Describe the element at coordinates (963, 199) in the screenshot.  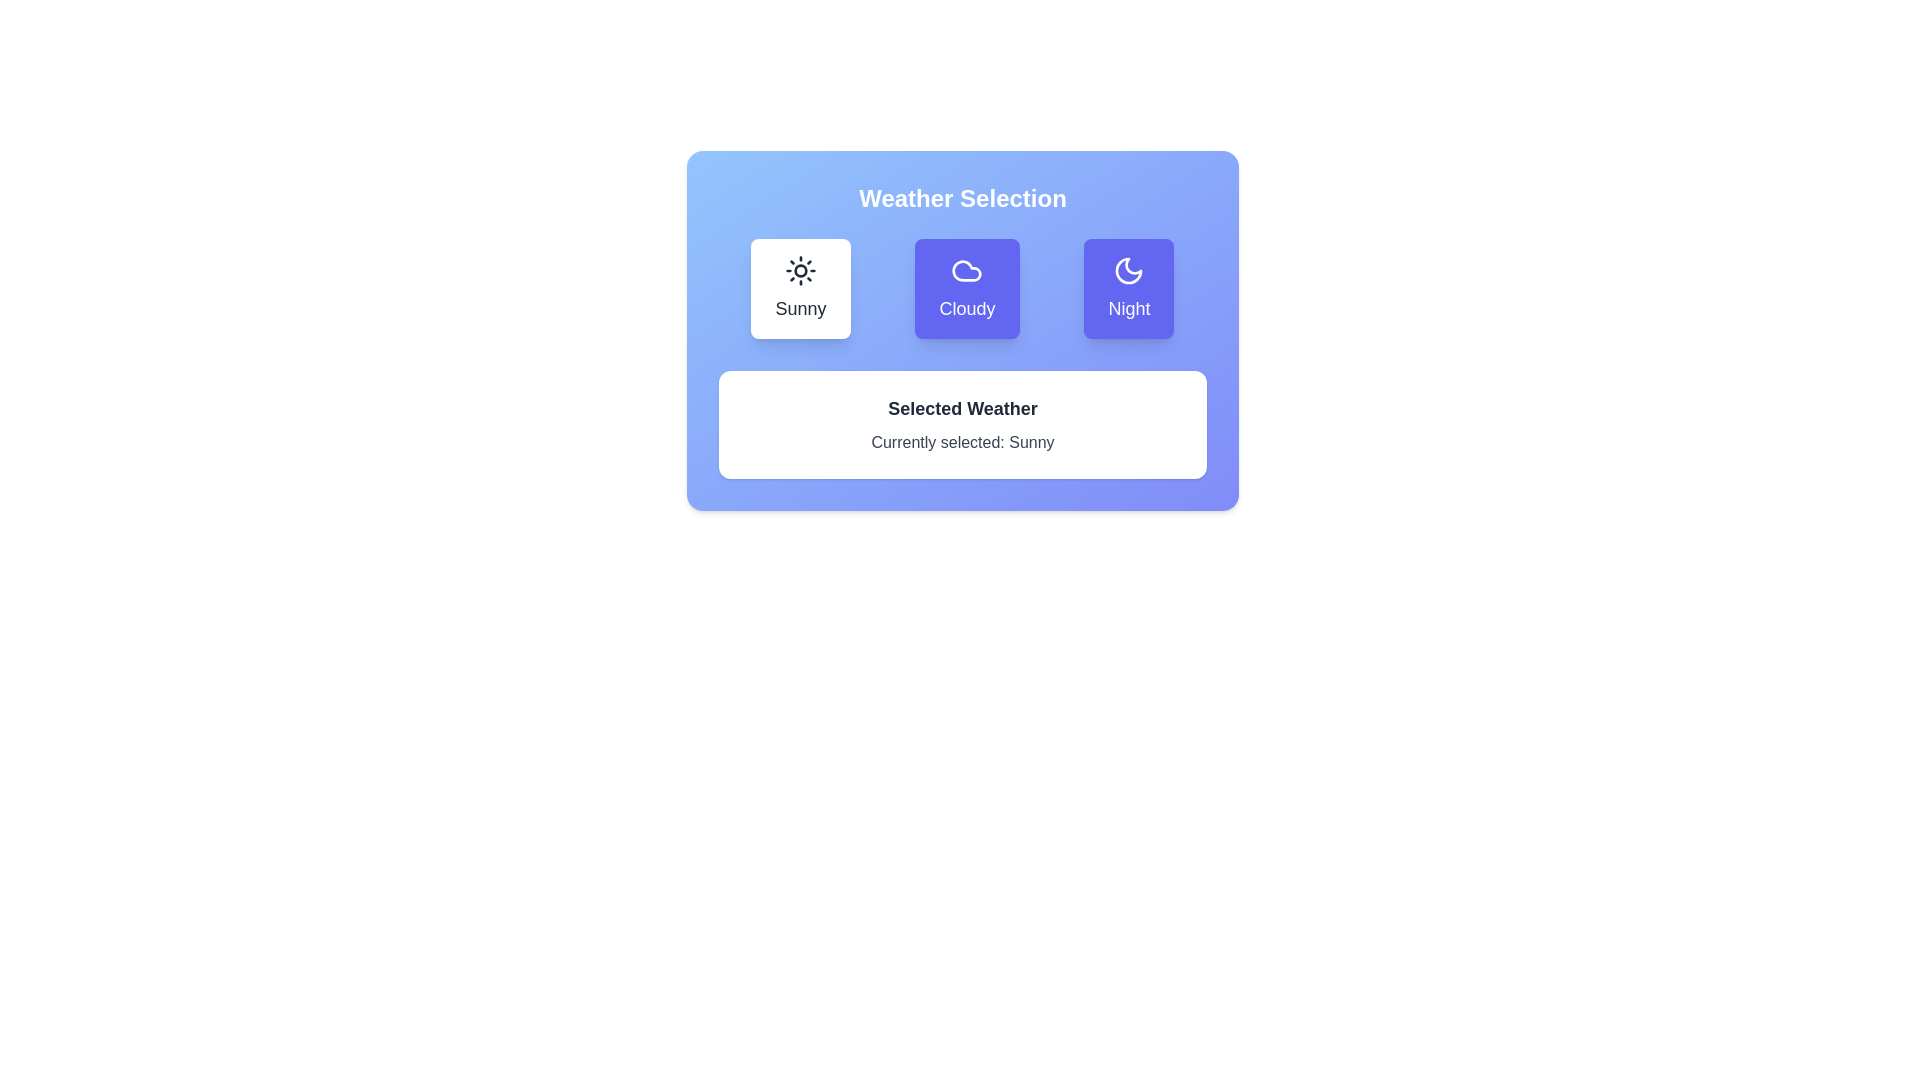
I see `text from the header titled 'Weather Selection' located at the top of the card section, which is positioned above the weather options` at that location.